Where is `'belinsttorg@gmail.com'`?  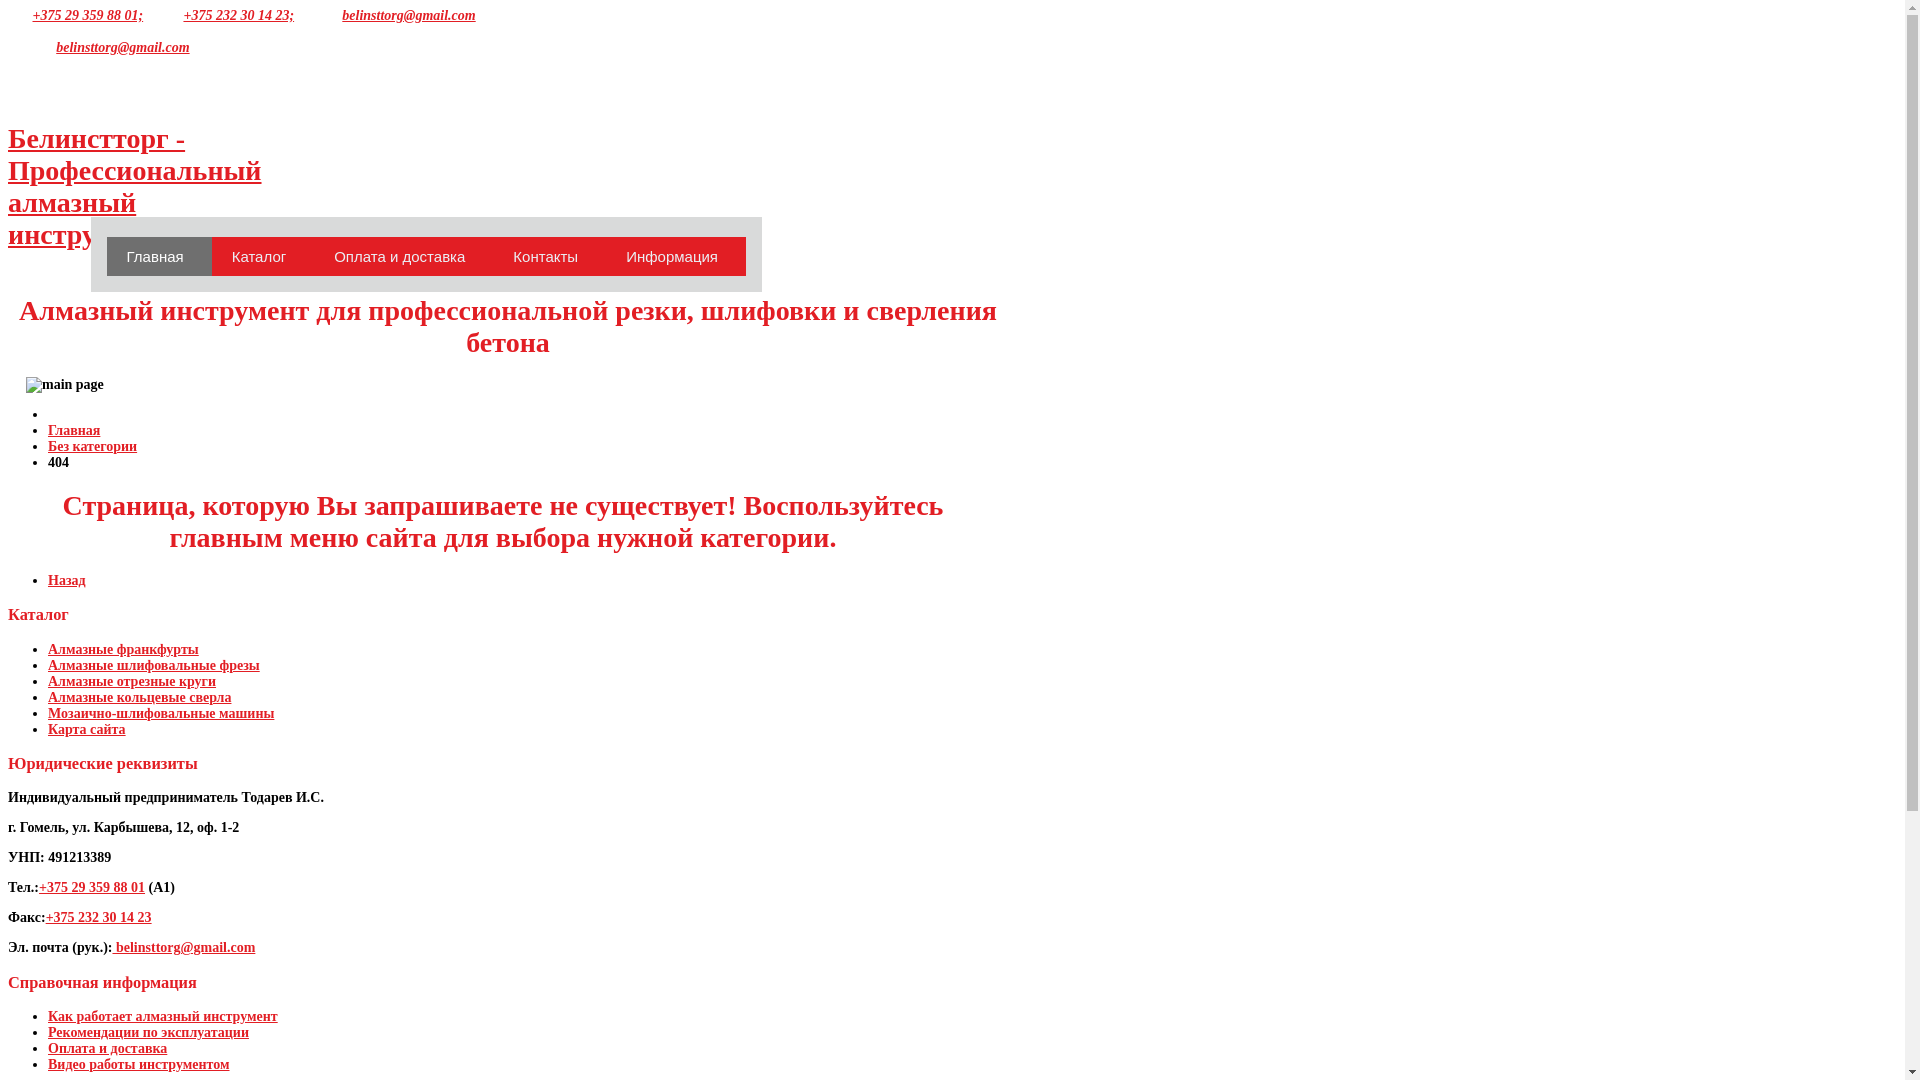 'belinsttorg@gmail.com' is located at coordinates (407, 15).